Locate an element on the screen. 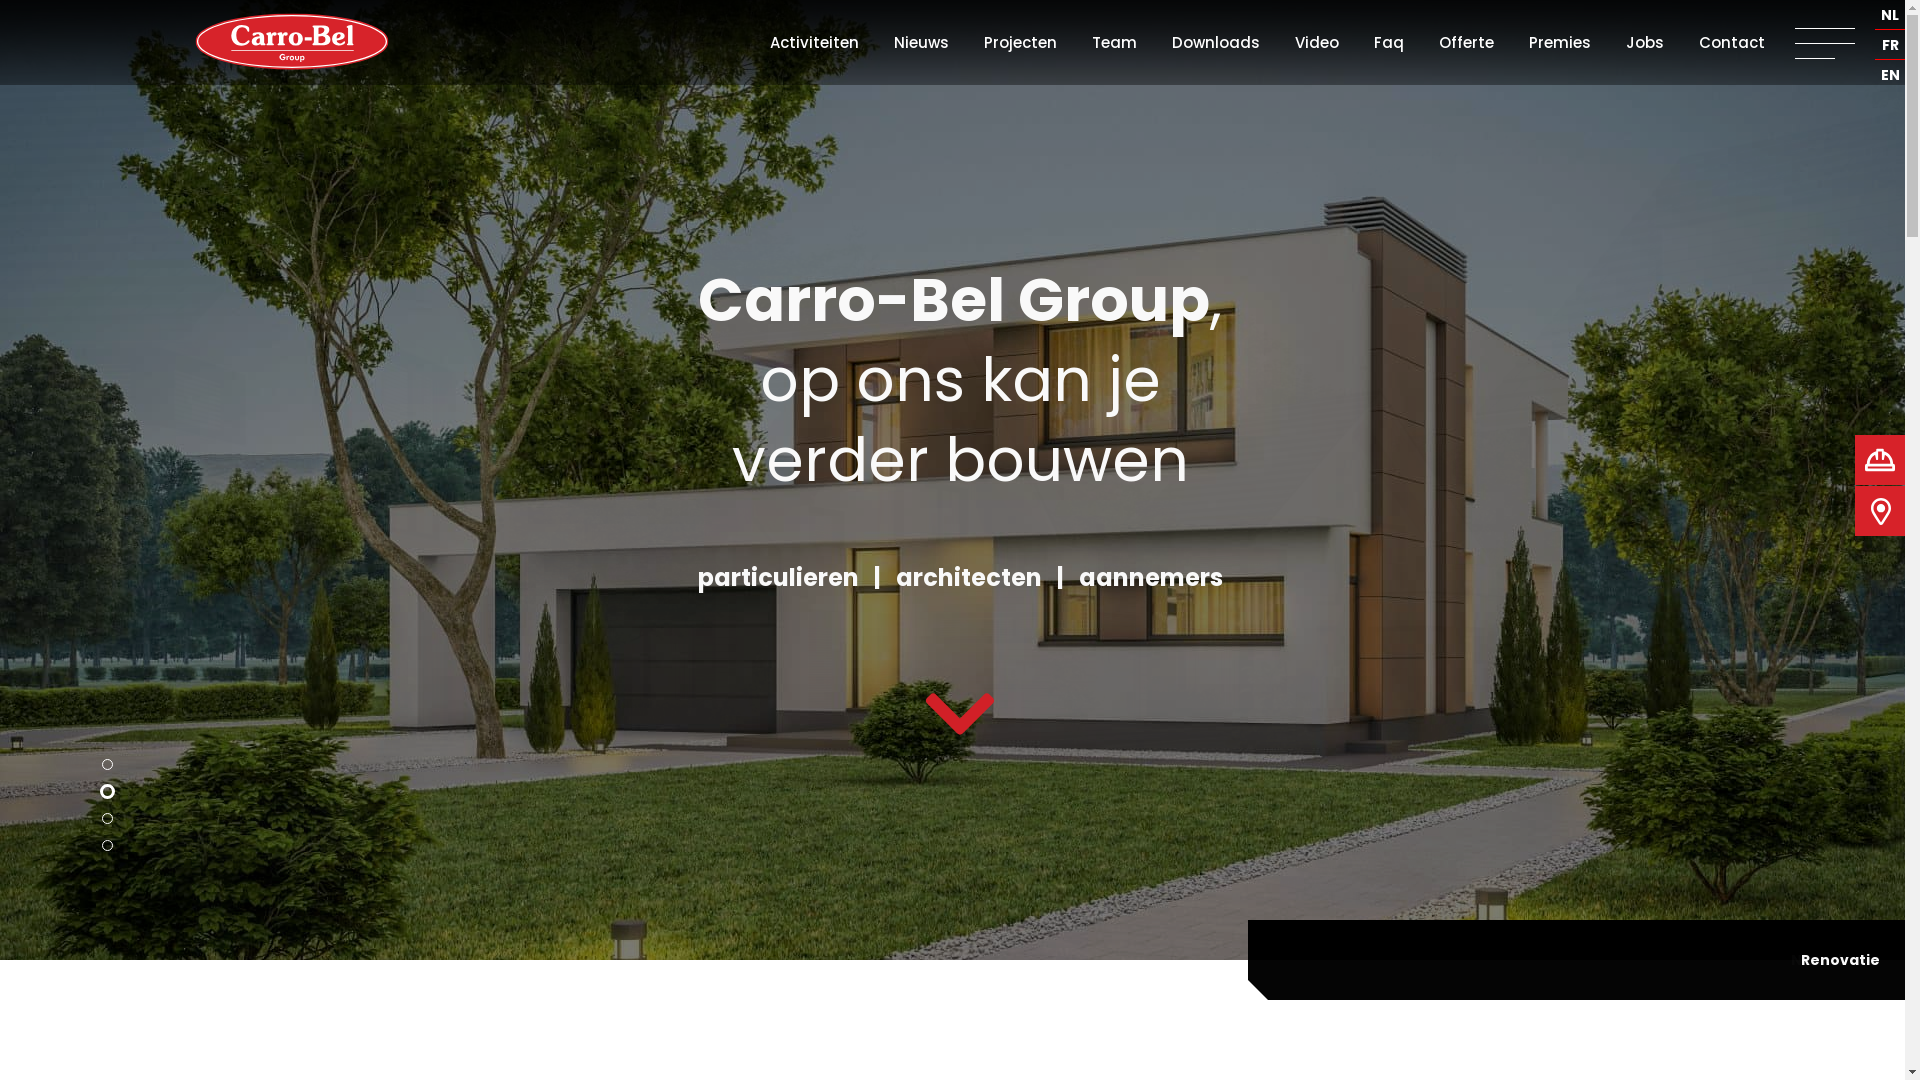 This screenshot has height=1080, width=1920. 'Projecten' is located at coordinates (1020, 42).